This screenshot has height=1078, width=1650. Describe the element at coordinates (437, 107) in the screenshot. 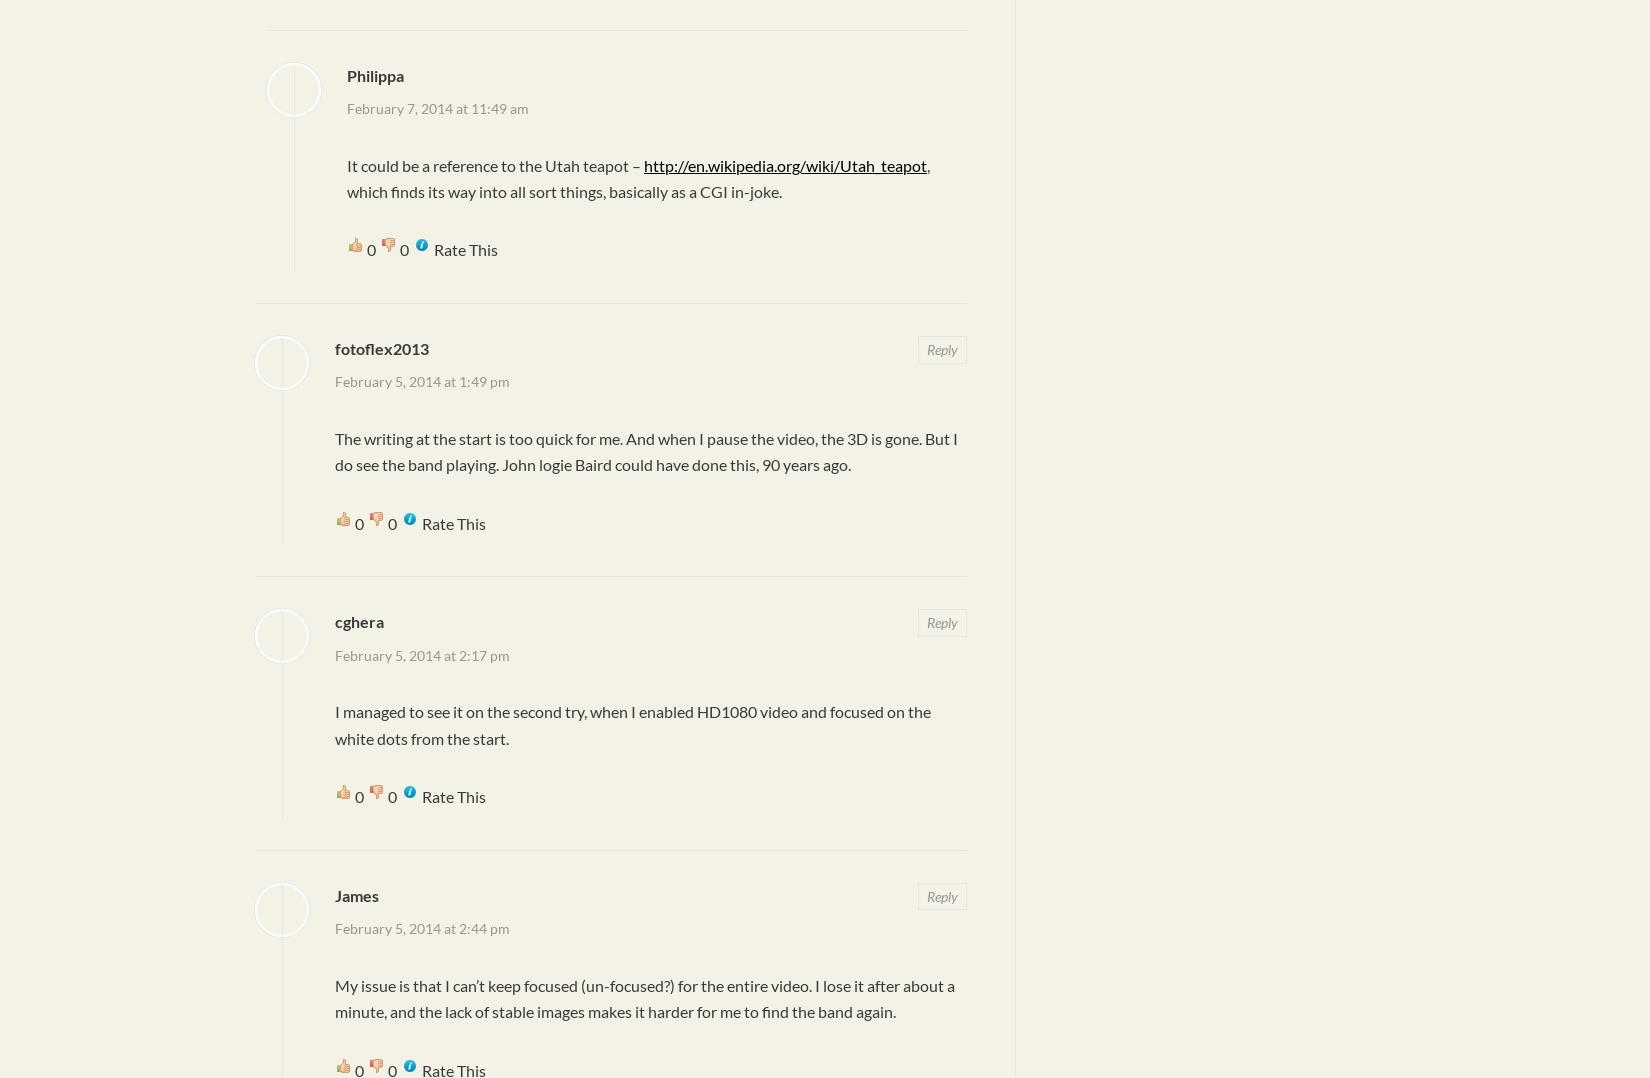

I see `'February 7, 2014 at 11:49 am'` at that location.